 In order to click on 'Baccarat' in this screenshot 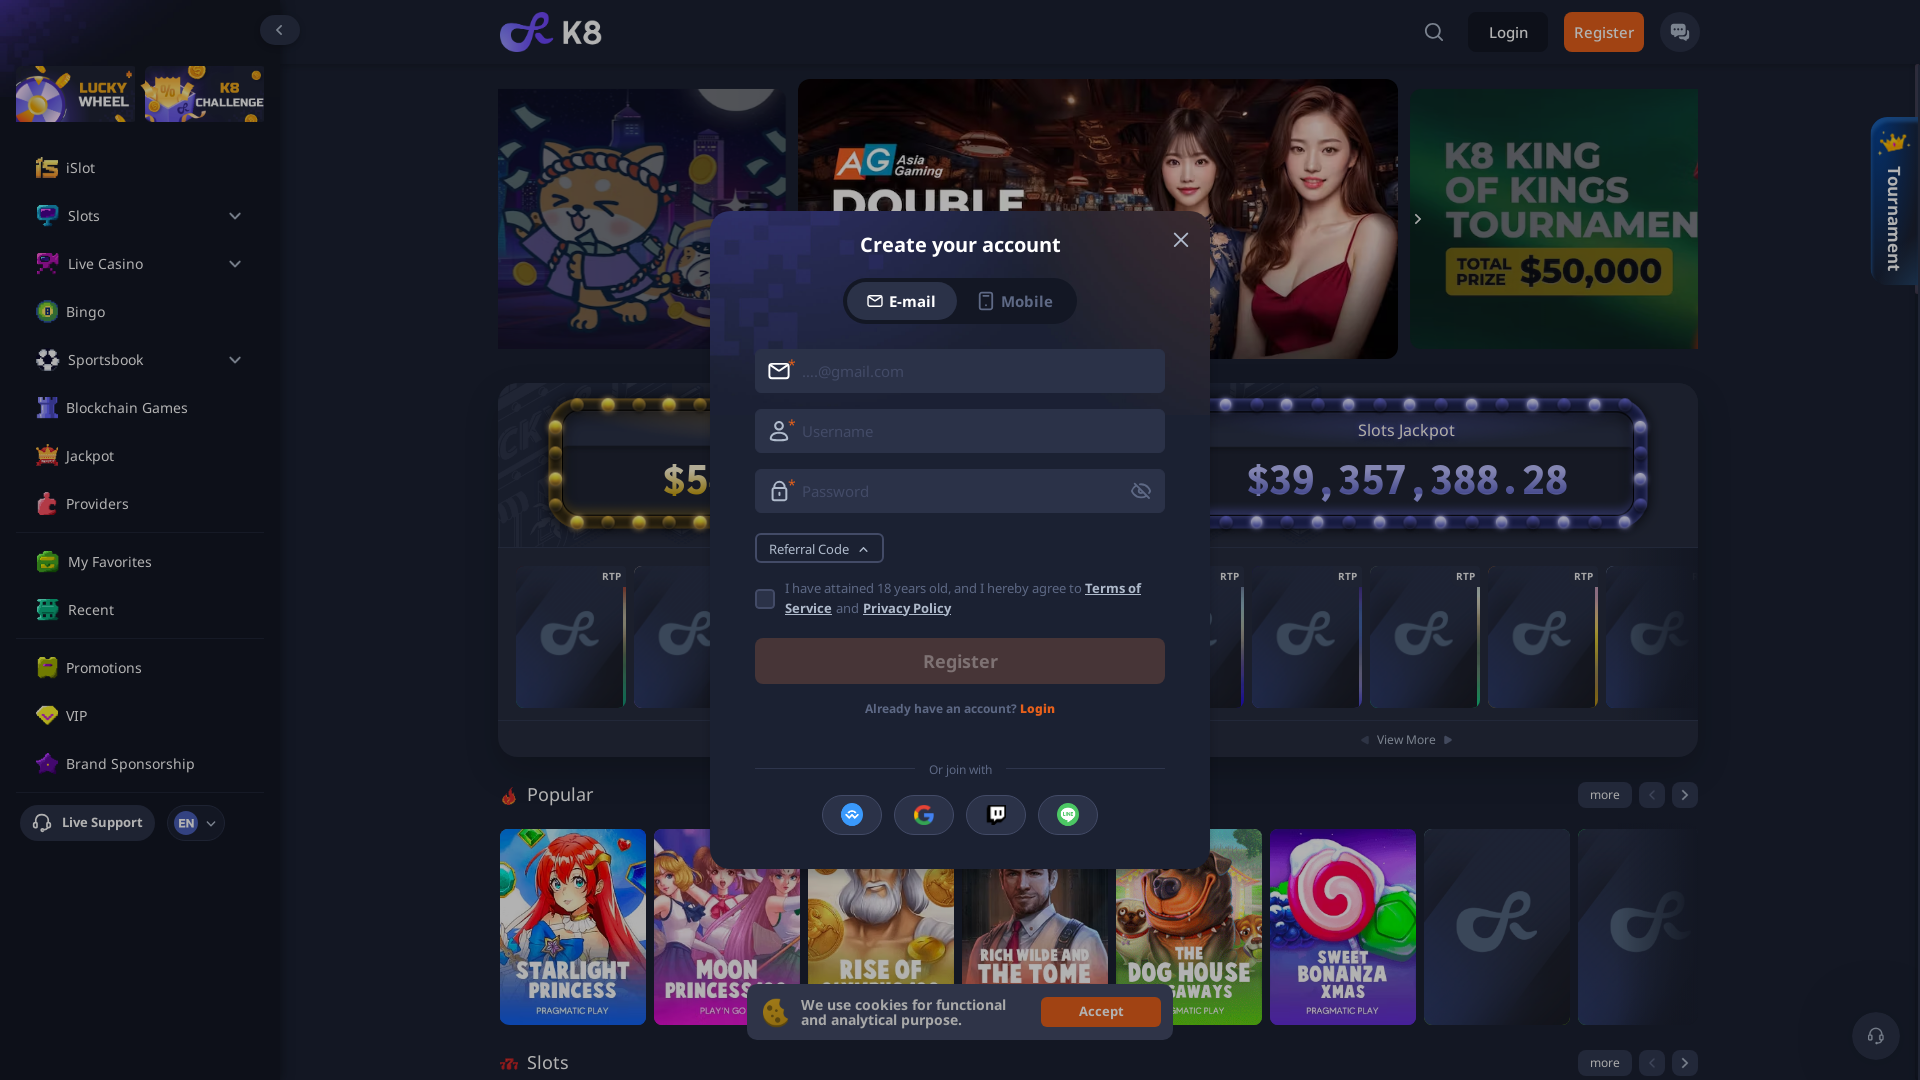, I will do `click(632, 636)`.